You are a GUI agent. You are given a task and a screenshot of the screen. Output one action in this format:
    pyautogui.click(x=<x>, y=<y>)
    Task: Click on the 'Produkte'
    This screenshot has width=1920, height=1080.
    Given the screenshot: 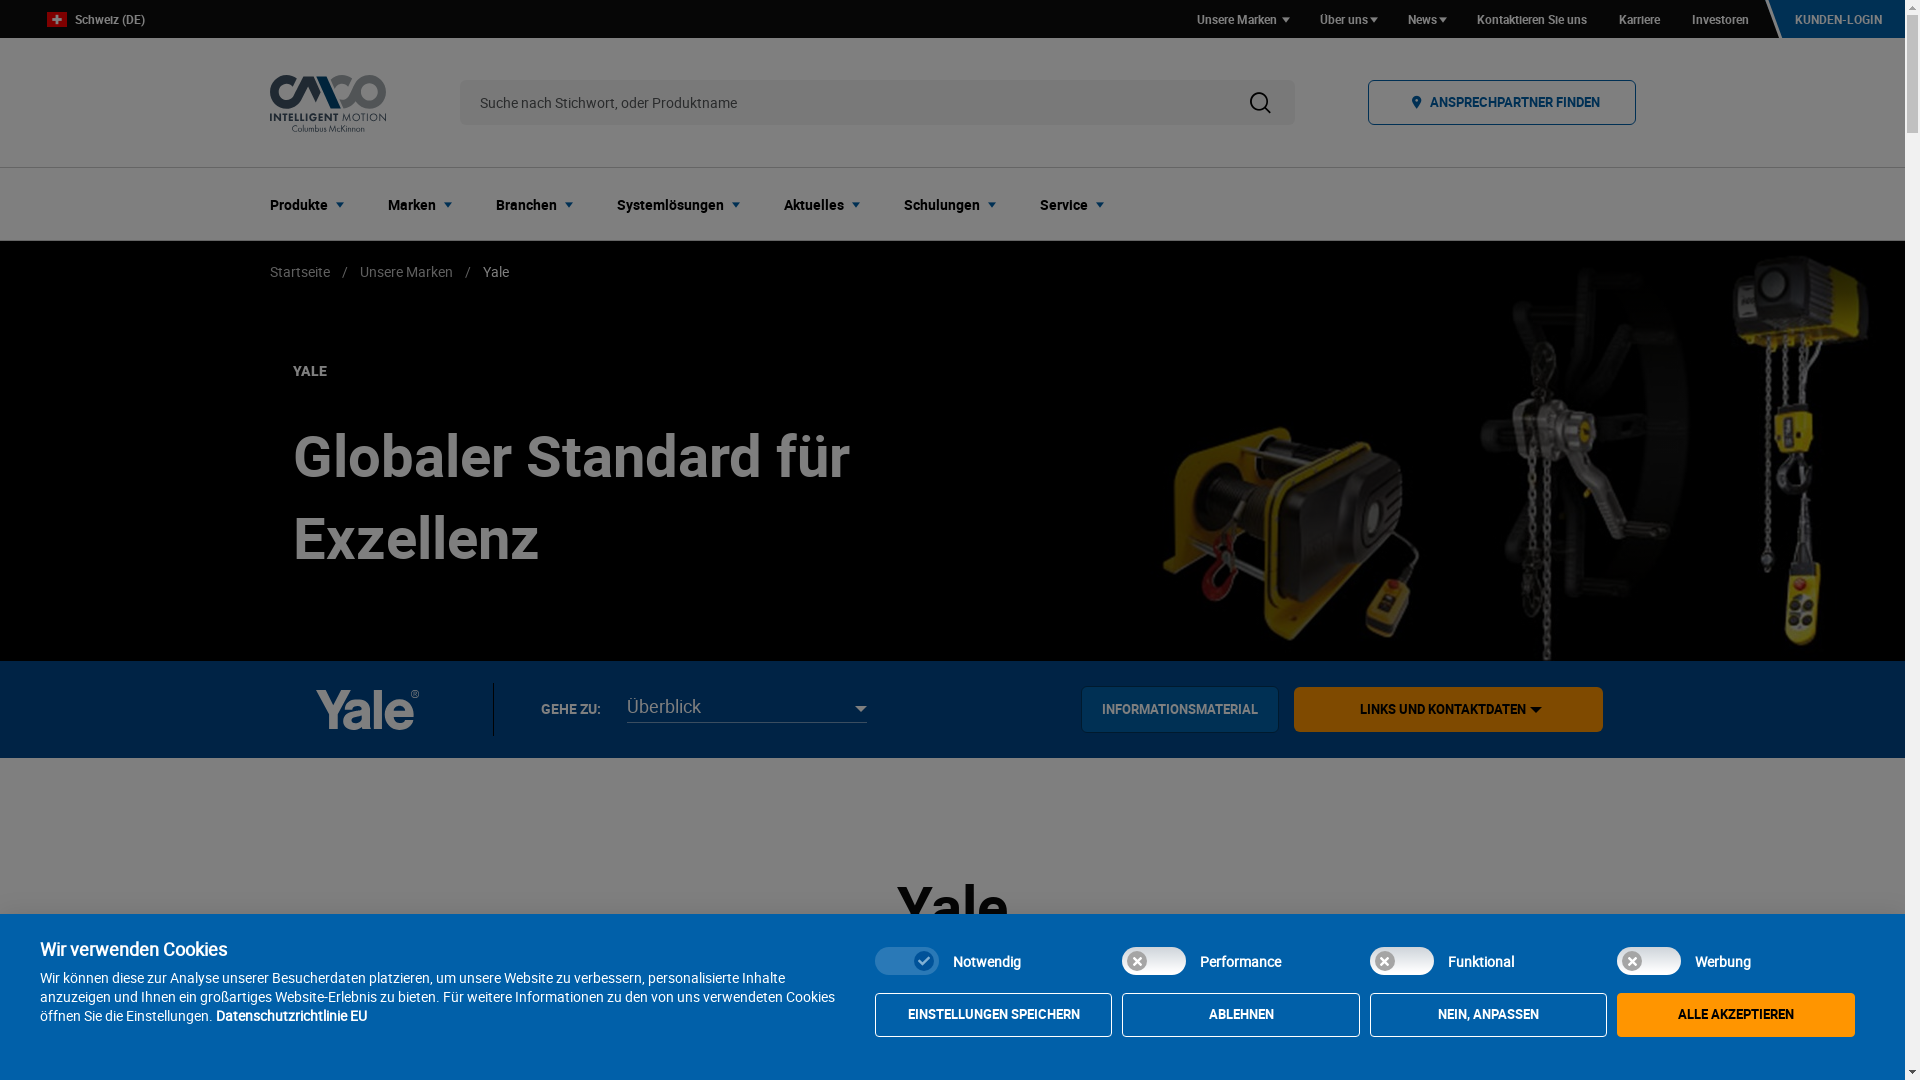 What is the action you would take?
    pyautogui.click(x=311, y=204)
    